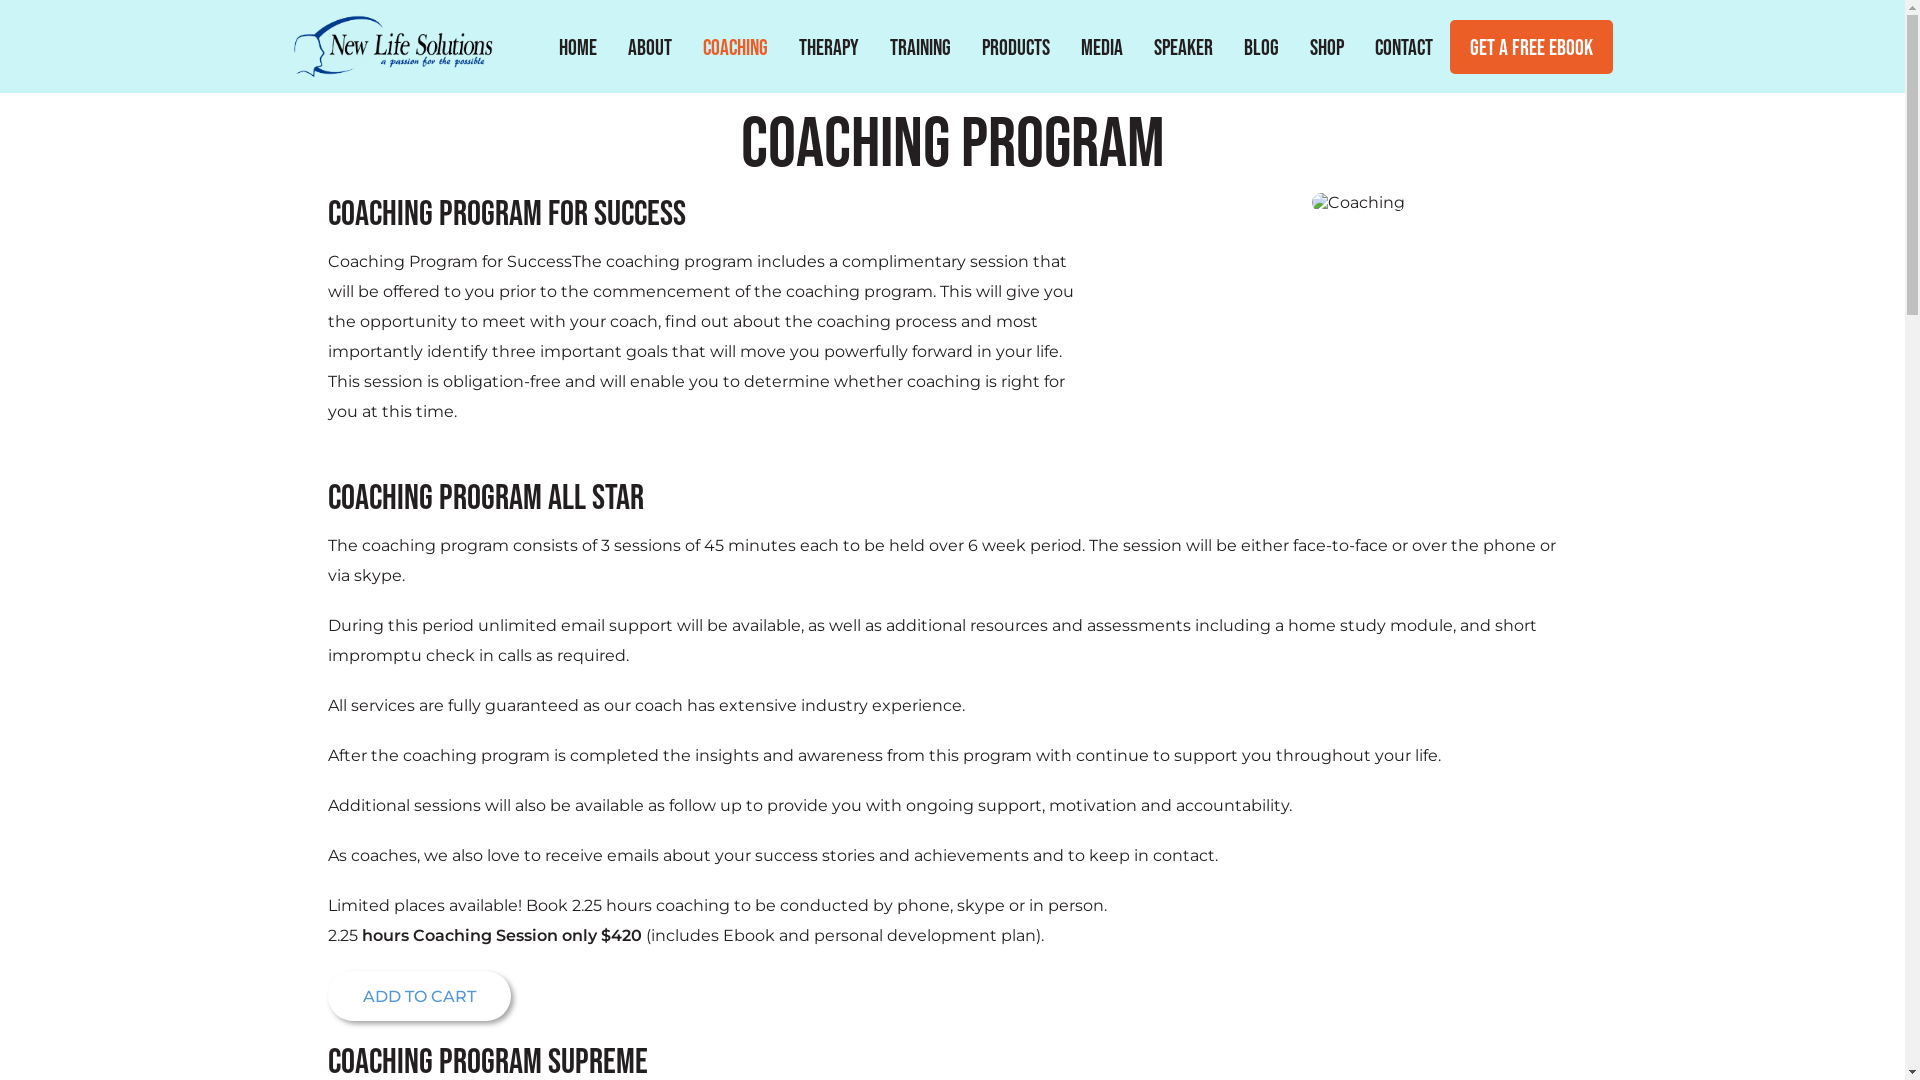 The height and width of the screenshot is (1080, 1920). I want to click on 'COACHING', so click(696, 45).